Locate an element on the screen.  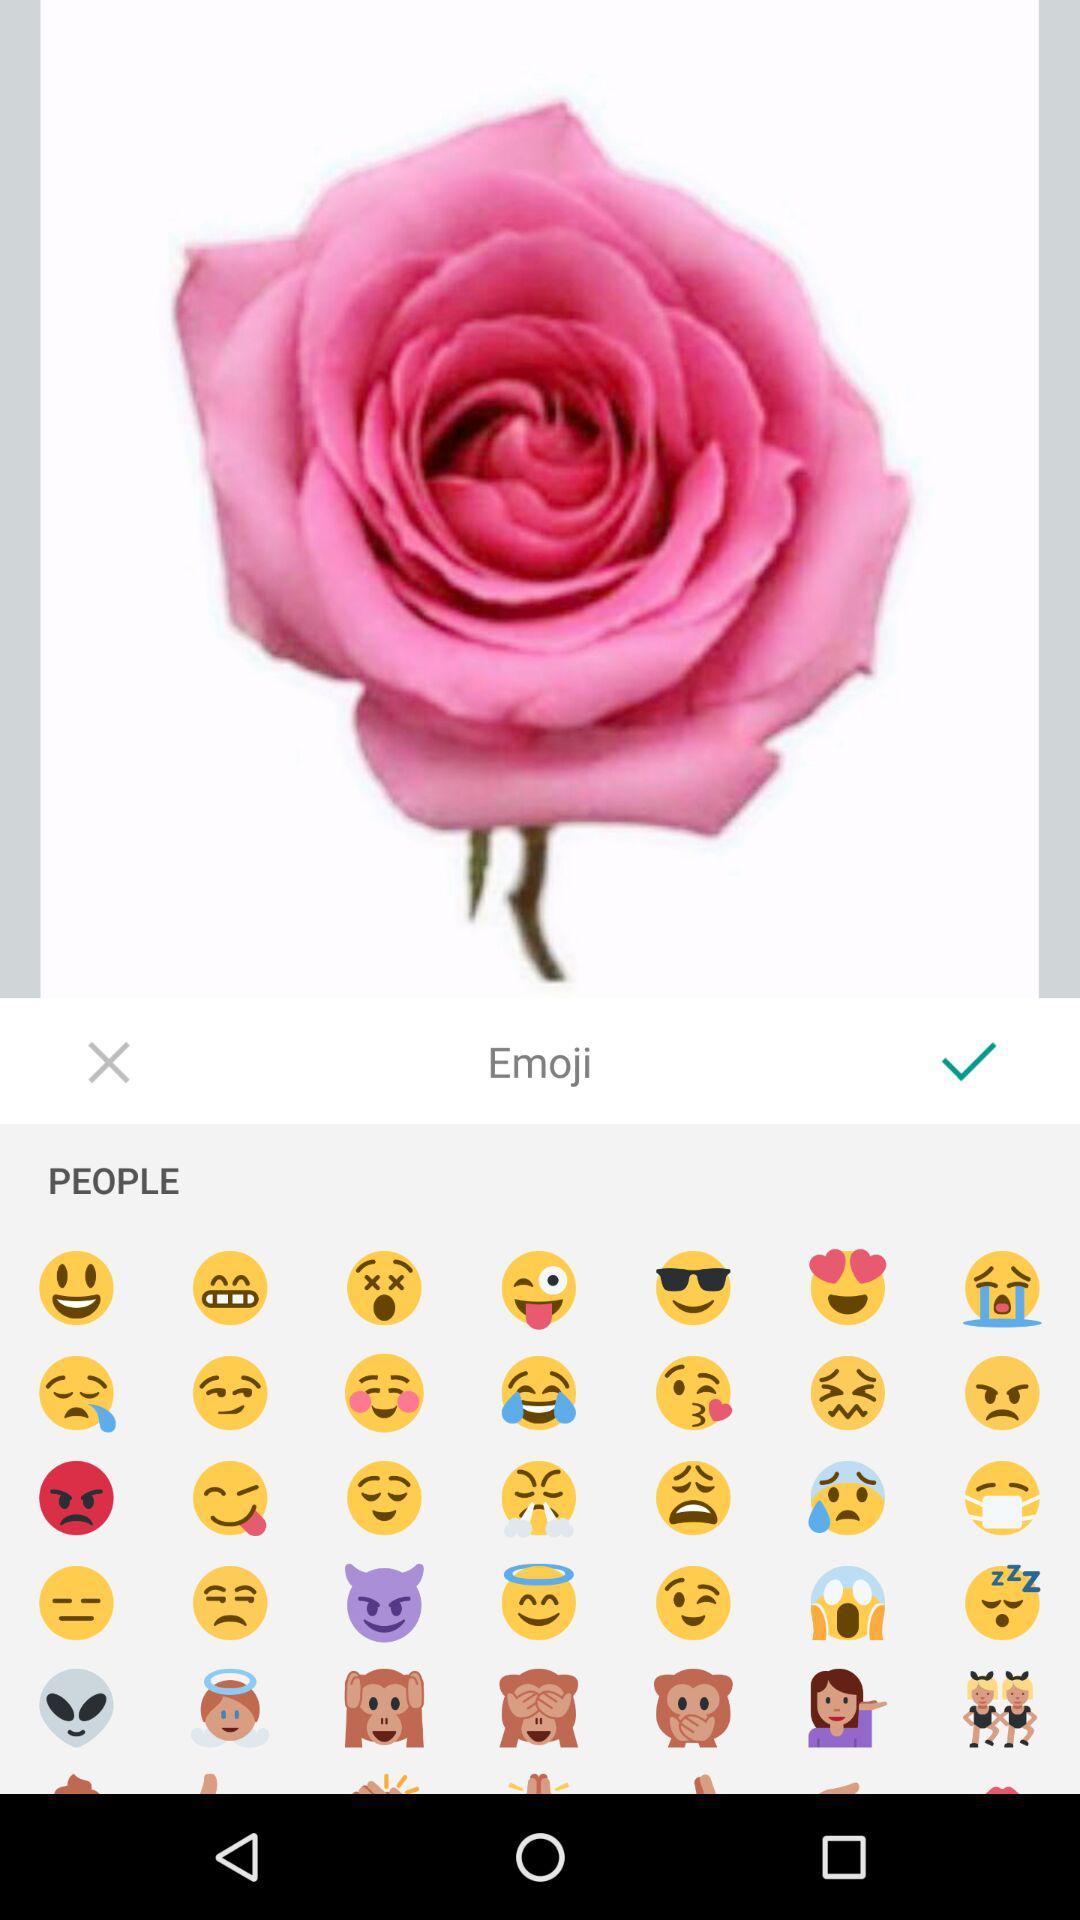
angel emoji is located at coordinates (229, 1707).